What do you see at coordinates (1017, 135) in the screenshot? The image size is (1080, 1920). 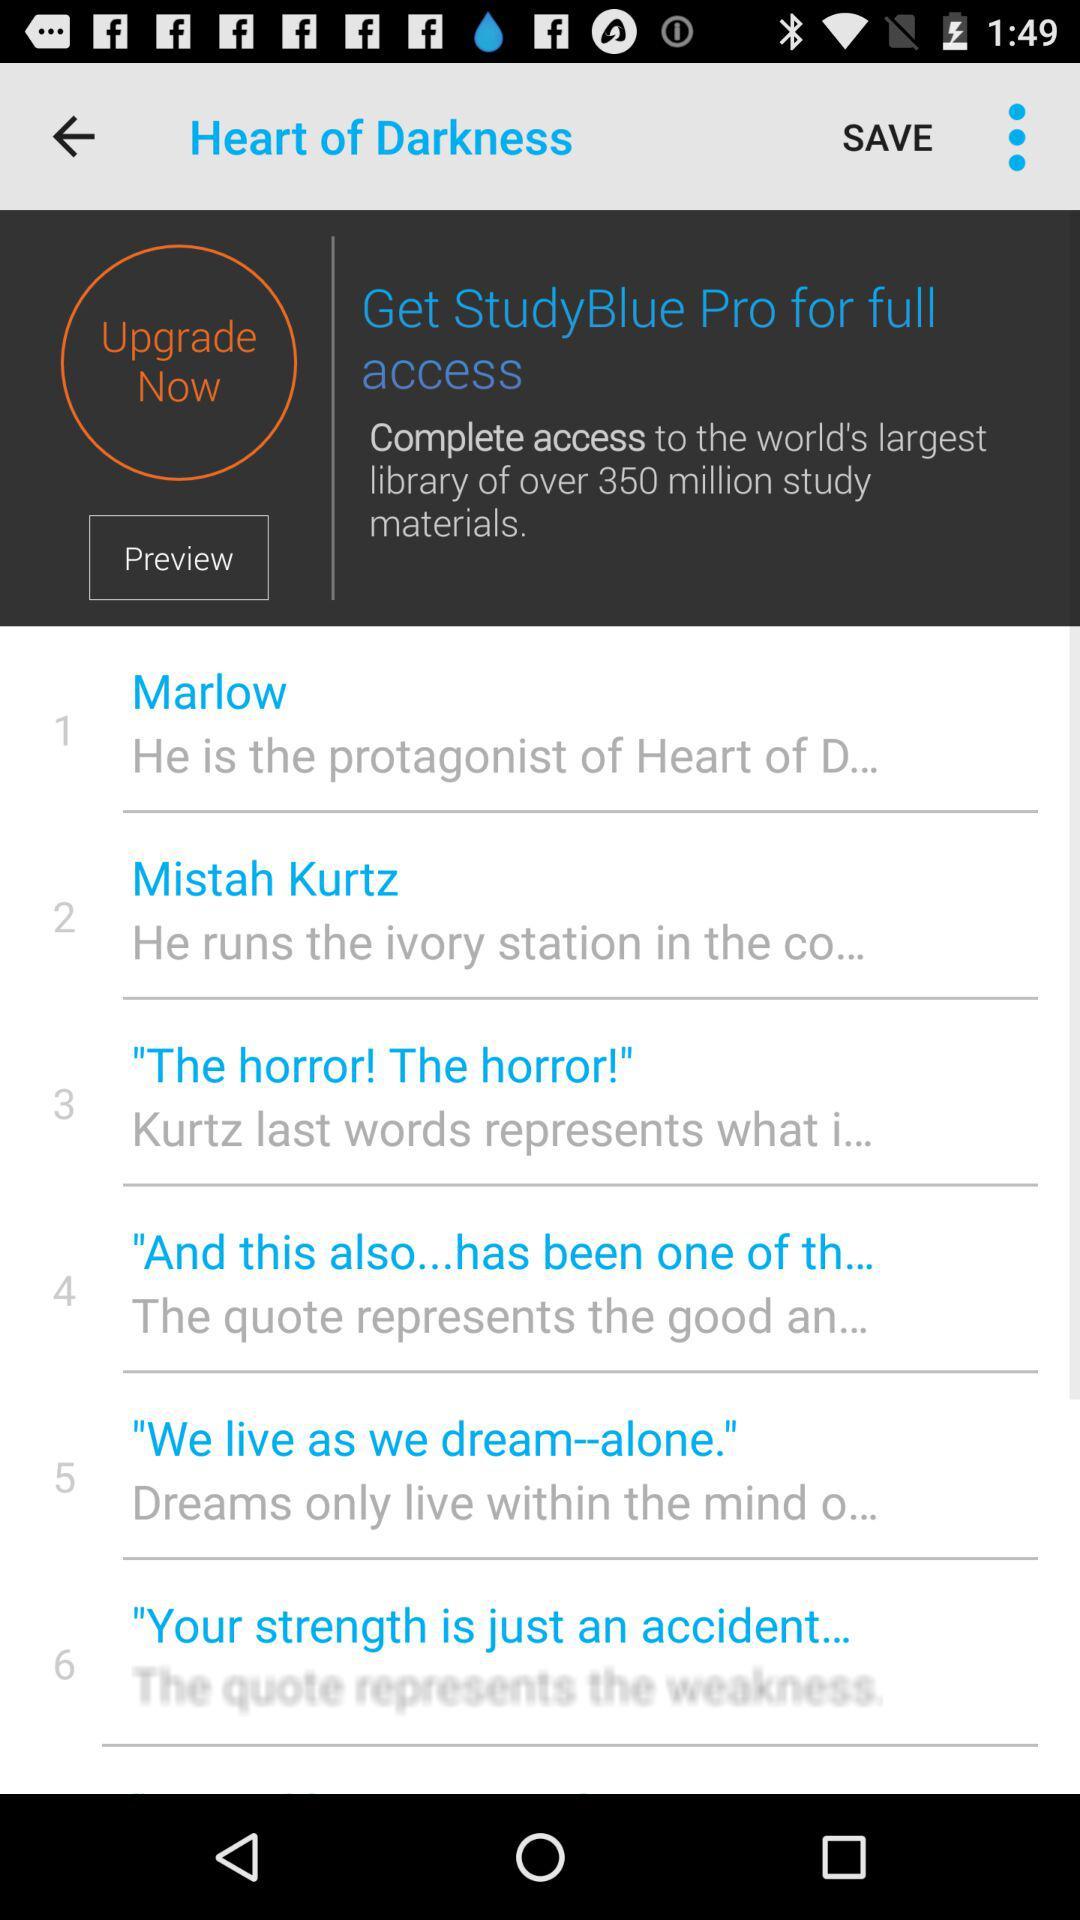 I see `the item next to save icon` at bounding box center [1017, 135].